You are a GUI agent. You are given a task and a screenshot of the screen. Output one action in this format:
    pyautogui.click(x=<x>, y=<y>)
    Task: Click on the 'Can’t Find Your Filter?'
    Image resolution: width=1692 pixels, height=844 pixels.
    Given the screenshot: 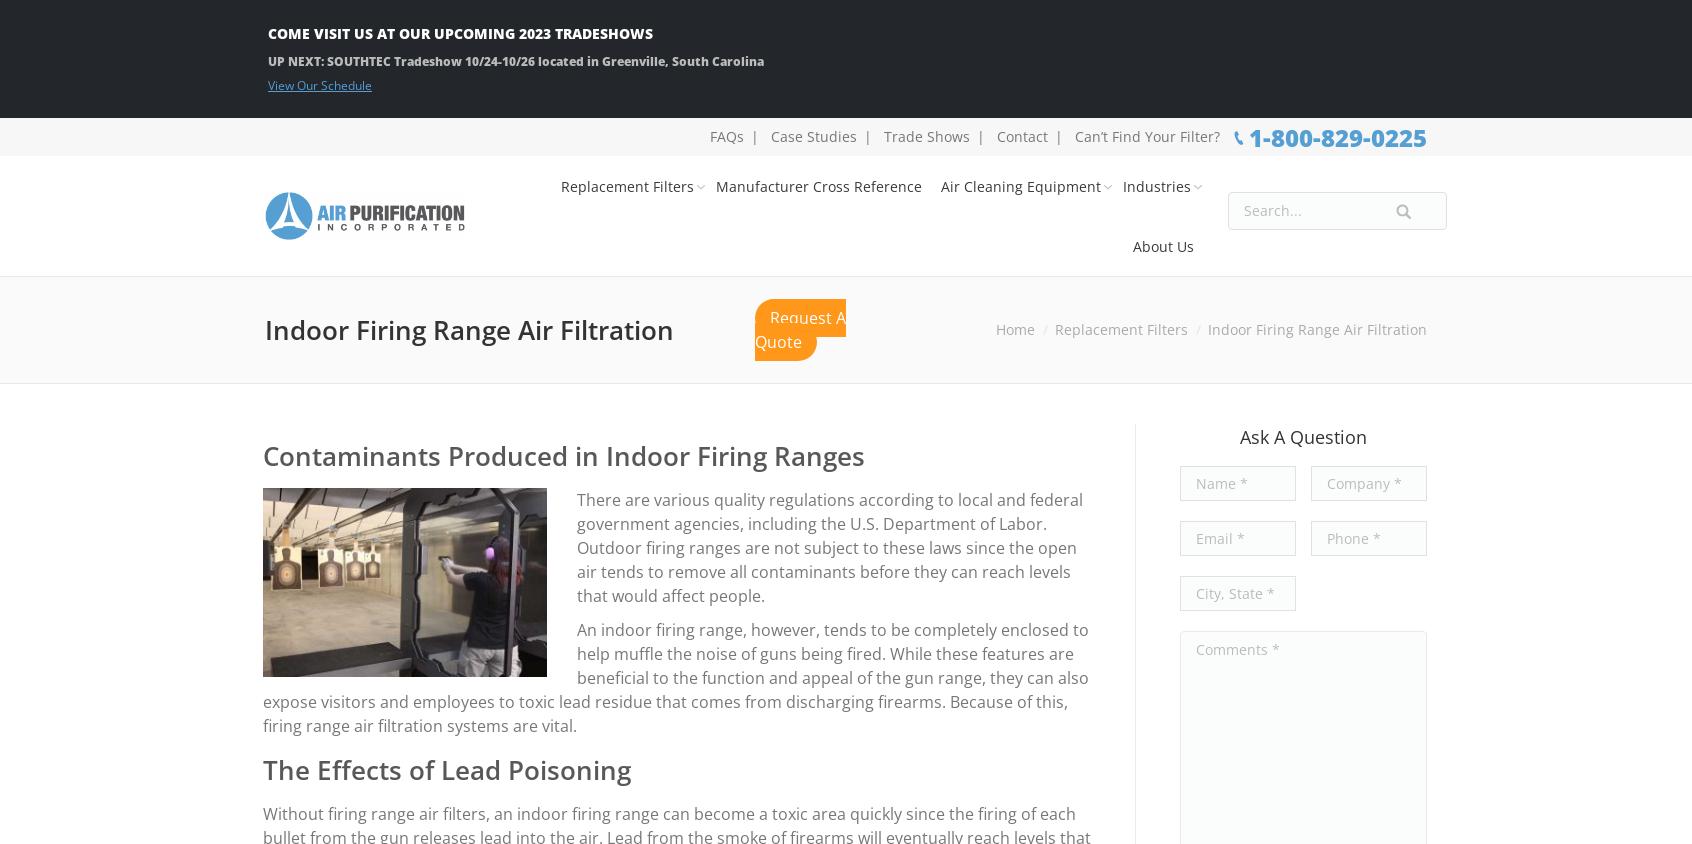 What is the action you would take?
    pyautogui.click(x=1145, y=136)
    